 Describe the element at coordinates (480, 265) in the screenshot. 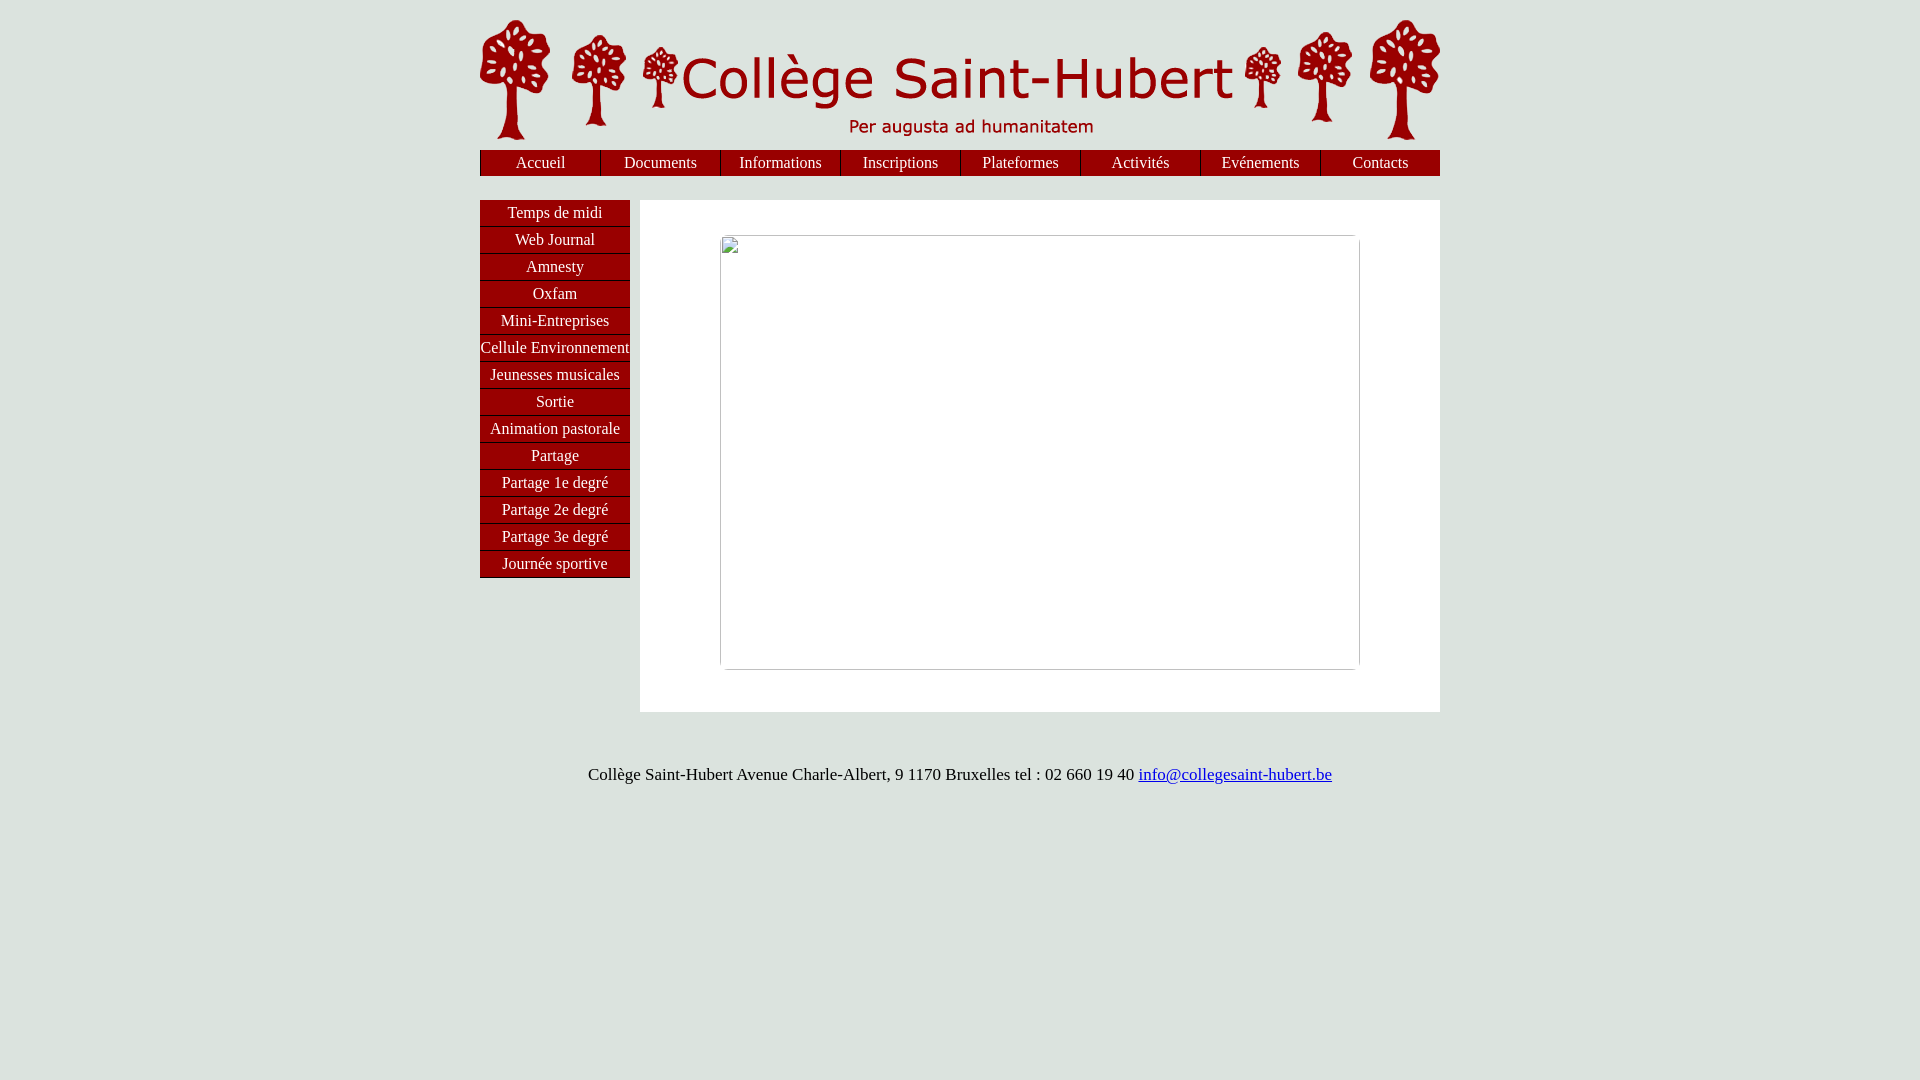

I see `'Amnesty'` at that location.